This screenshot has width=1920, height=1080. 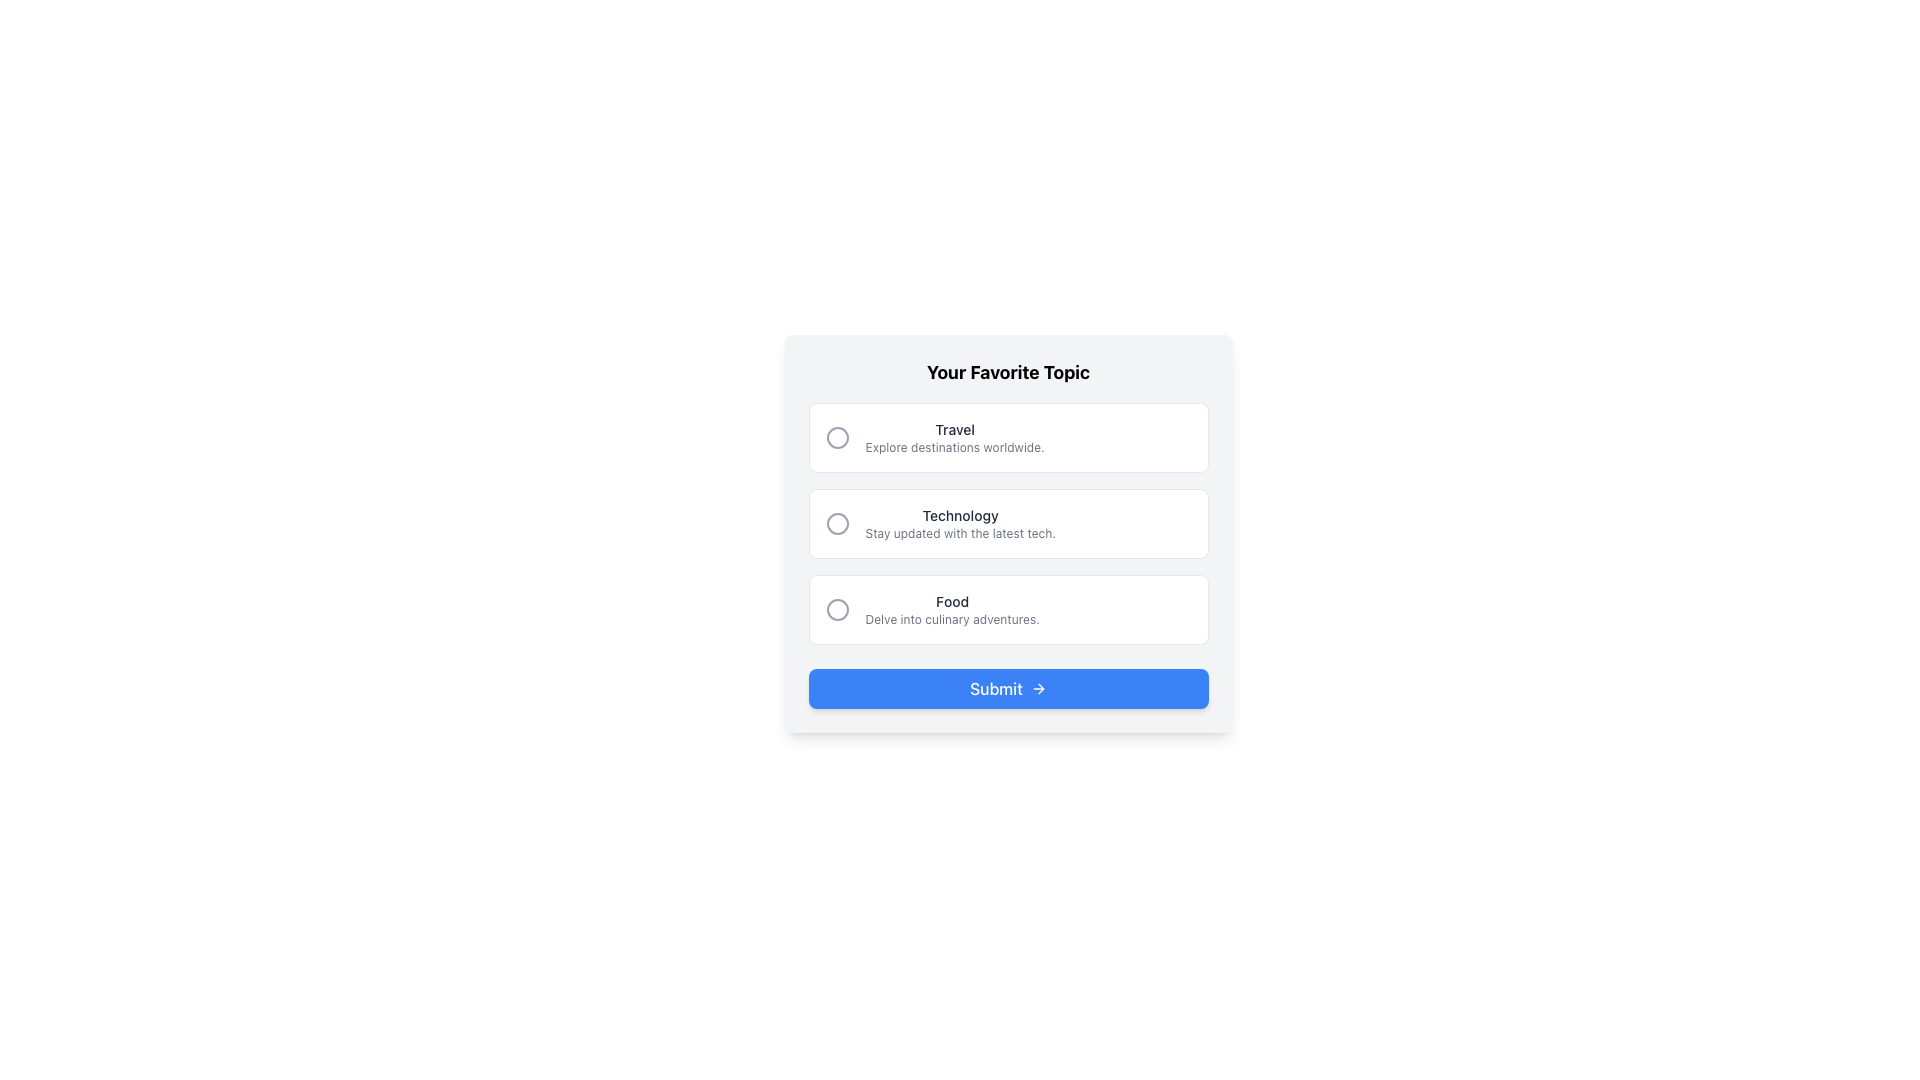 What do you see at coordinates (960, 515) in the screenshot?
I see `the text label displaying 'Technology', which is styled in medium font weight and gray color, located in the middle of the selection panel` at bounding box center [960, 515].